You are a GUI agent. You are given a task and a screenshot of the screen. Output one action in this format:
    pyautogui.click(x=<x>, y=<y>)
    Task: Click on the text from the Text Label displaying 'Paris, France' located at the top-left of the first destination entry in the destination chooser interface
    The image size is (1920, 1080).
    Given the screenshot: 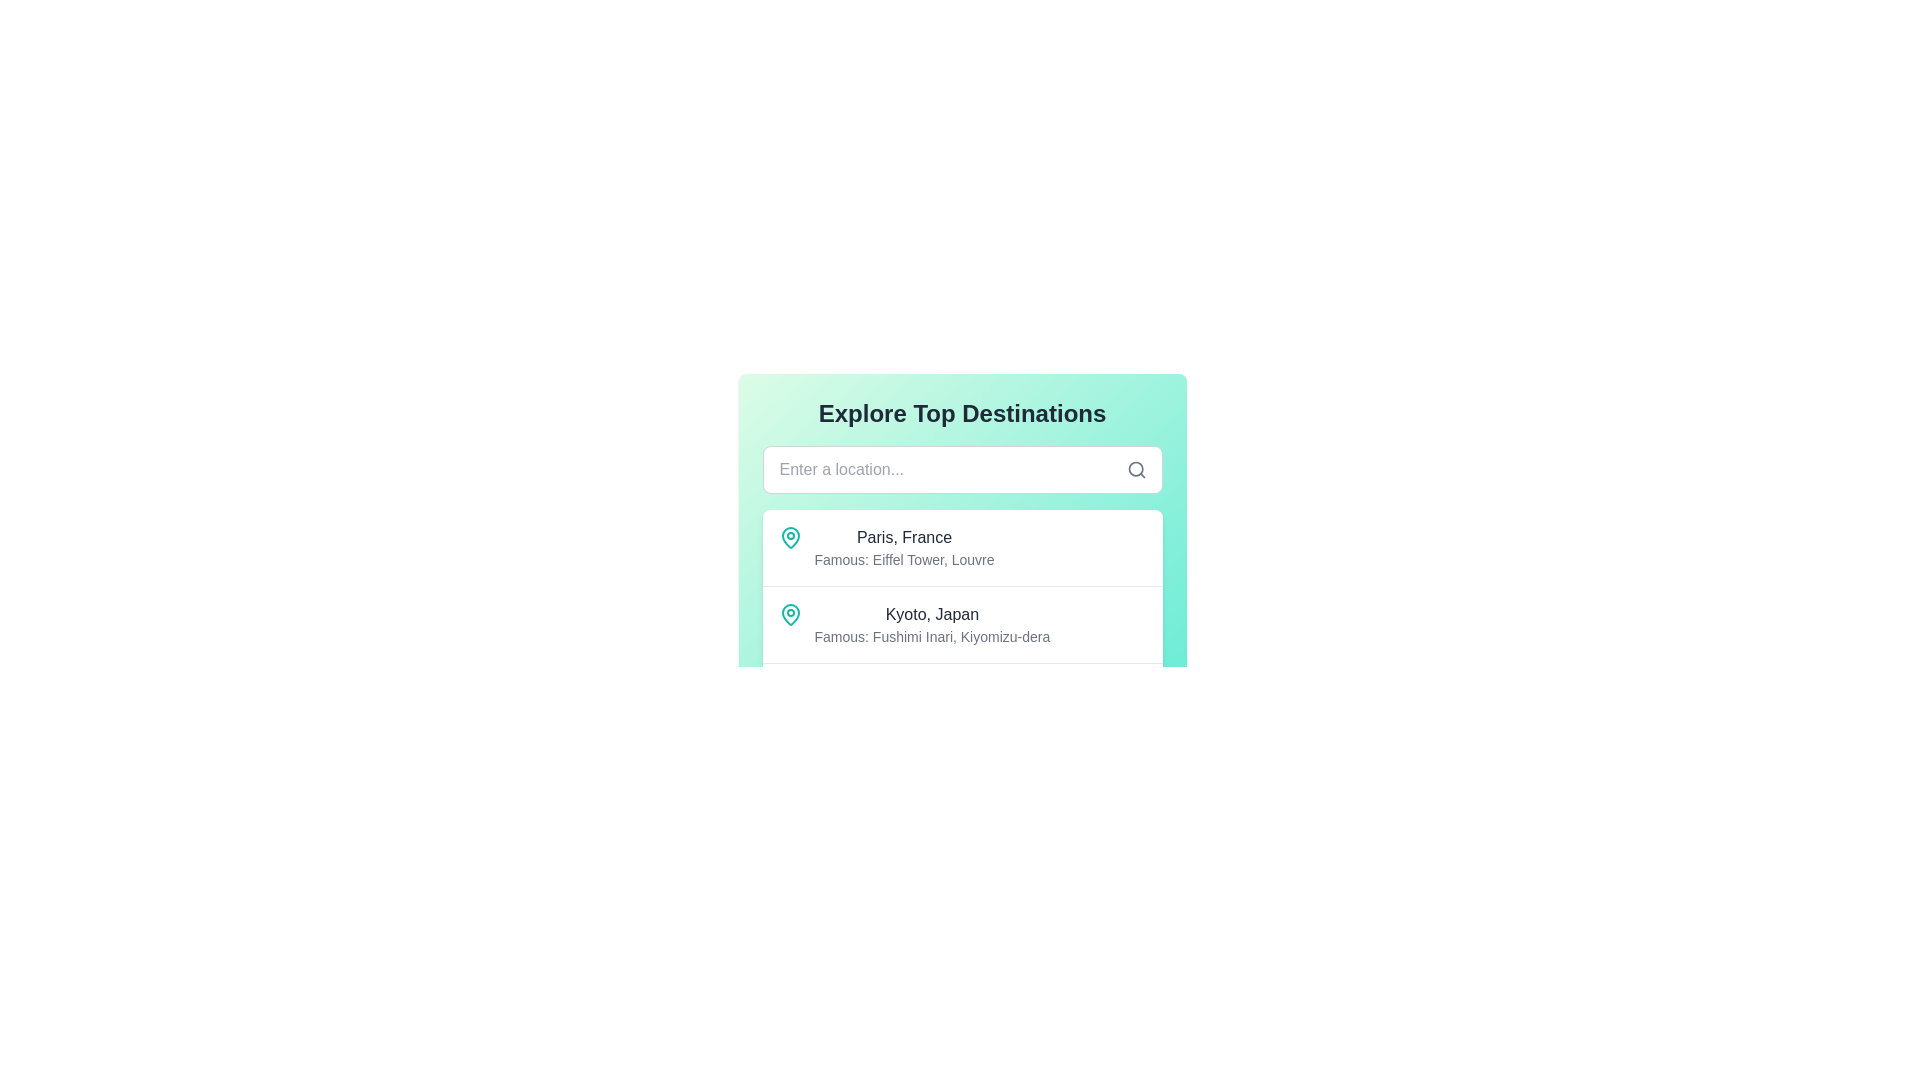 What is the action you would take?
    pyautogui.click(x=903, y=536)
    